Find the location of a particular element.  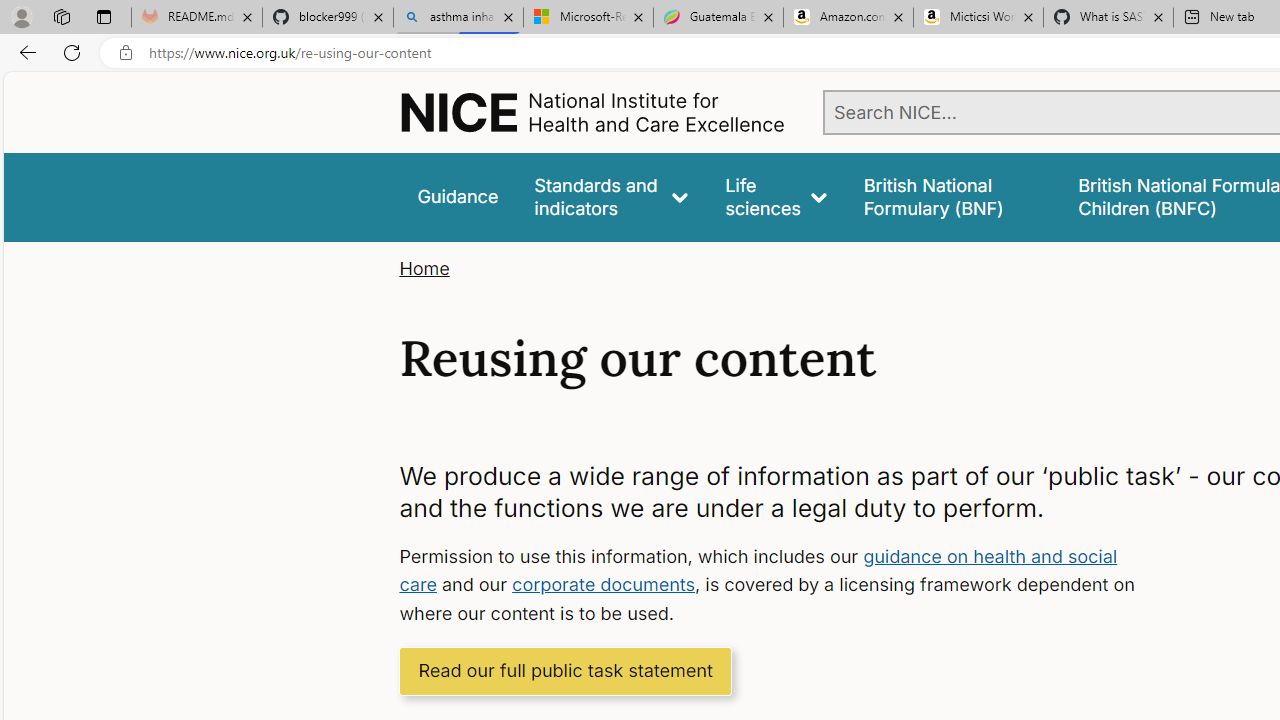

'asthma inhaler - Search' is located at coordinates (457, 17).